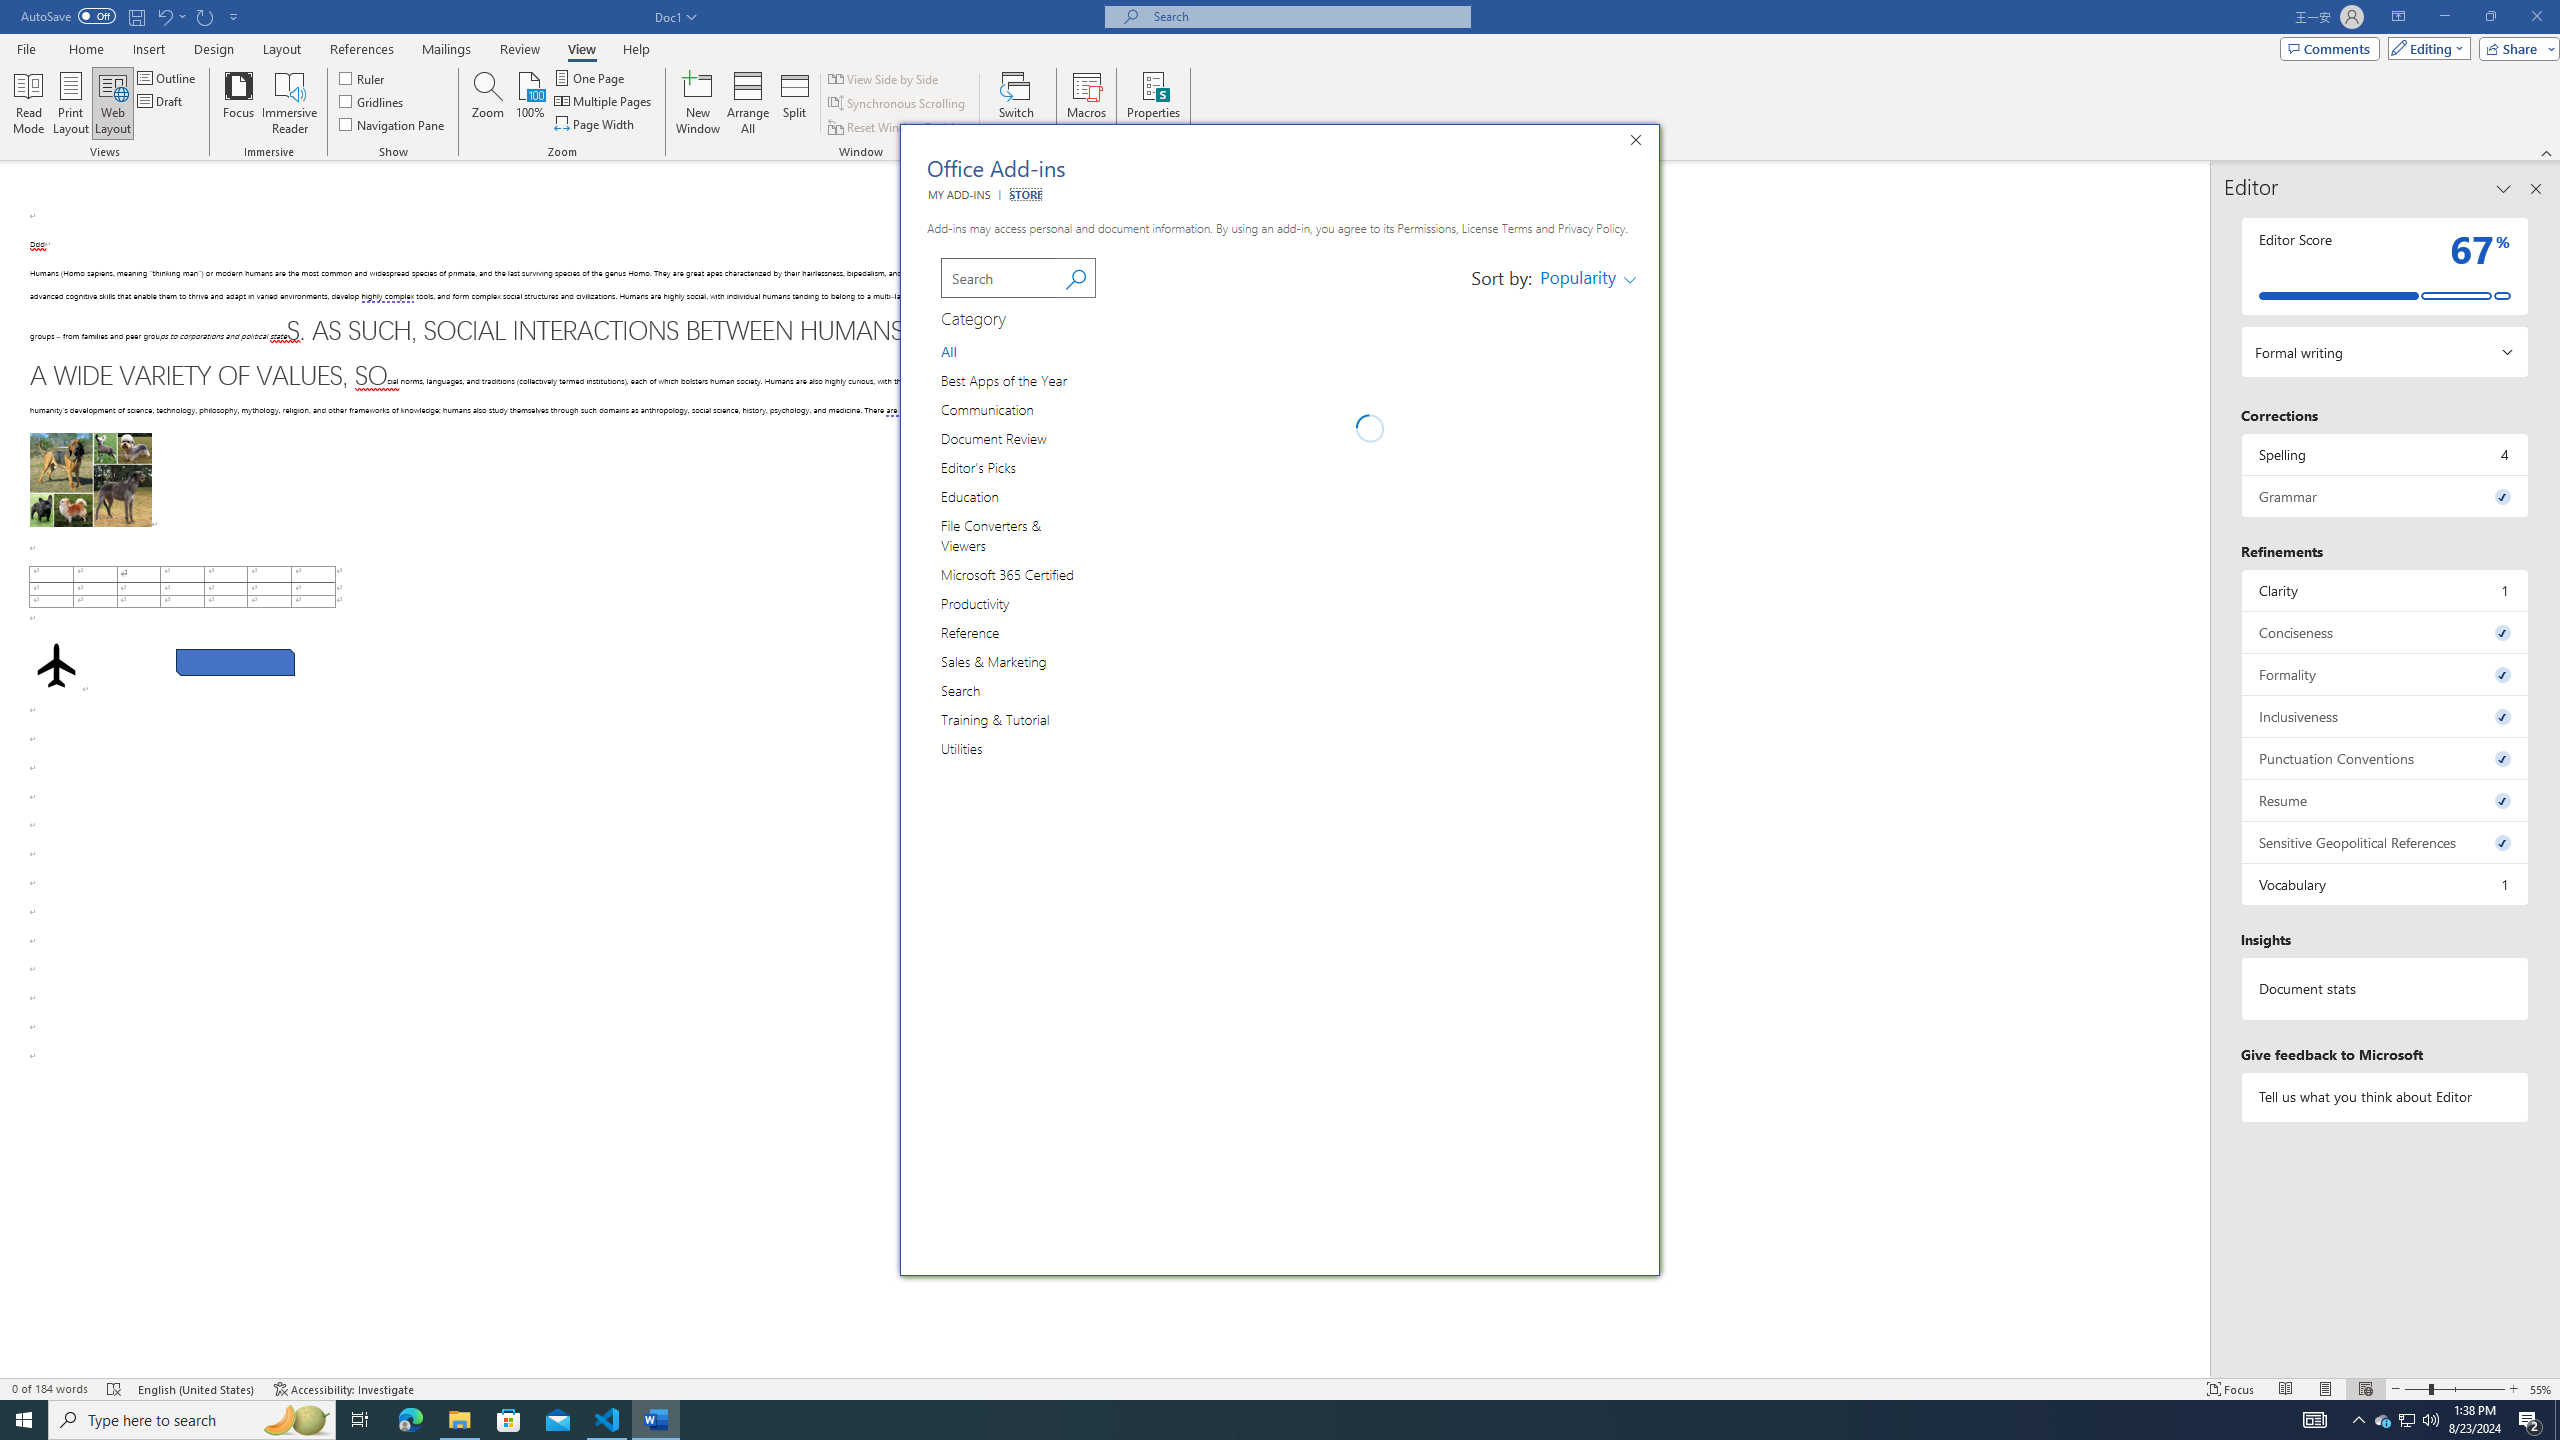 The image size is (2560, 1440). I want to click on 'Editor Score 67%', so click(2384, 265).